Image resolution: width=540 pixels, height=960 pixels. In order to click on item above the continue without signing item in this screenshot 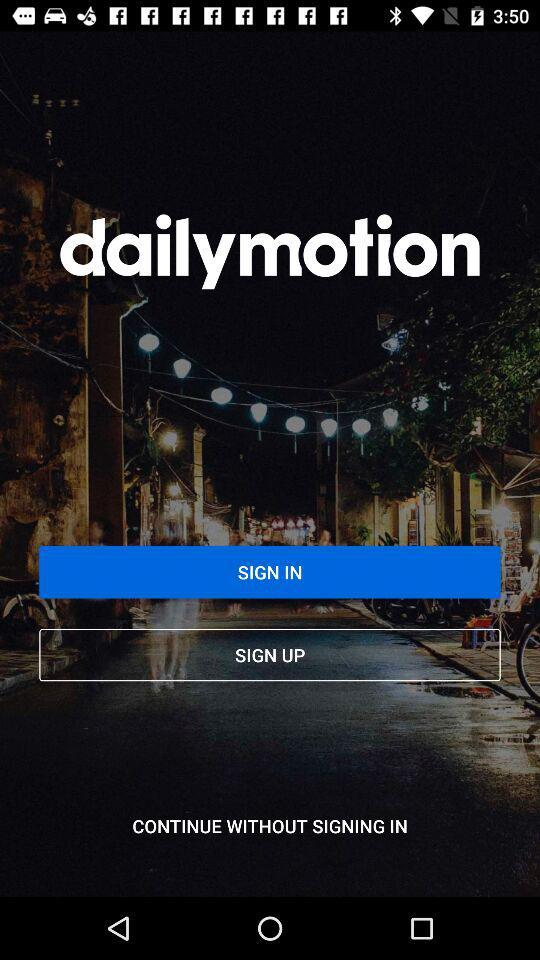, I will do `click(270, 654)`.